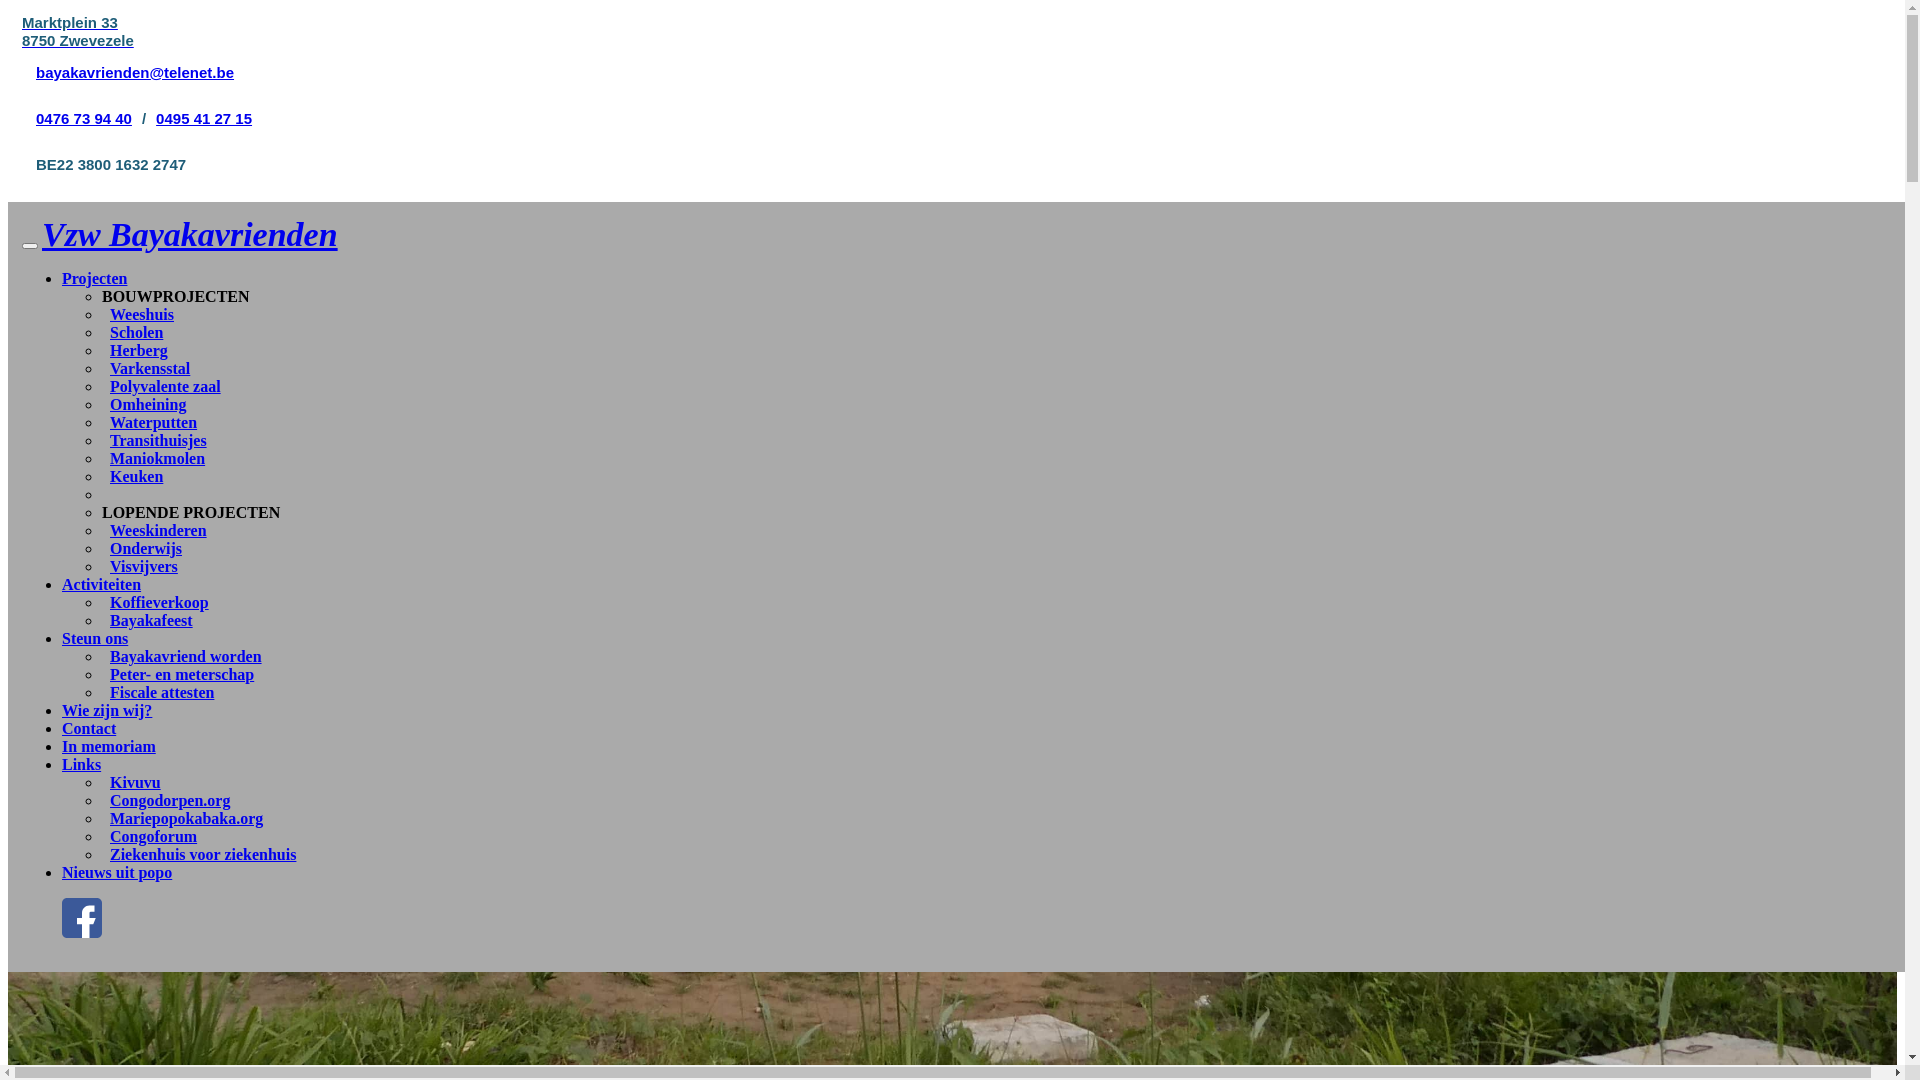  Describe the element at coordinates (133, 349) in the screenshot. I see `'Herberg'` at that location.